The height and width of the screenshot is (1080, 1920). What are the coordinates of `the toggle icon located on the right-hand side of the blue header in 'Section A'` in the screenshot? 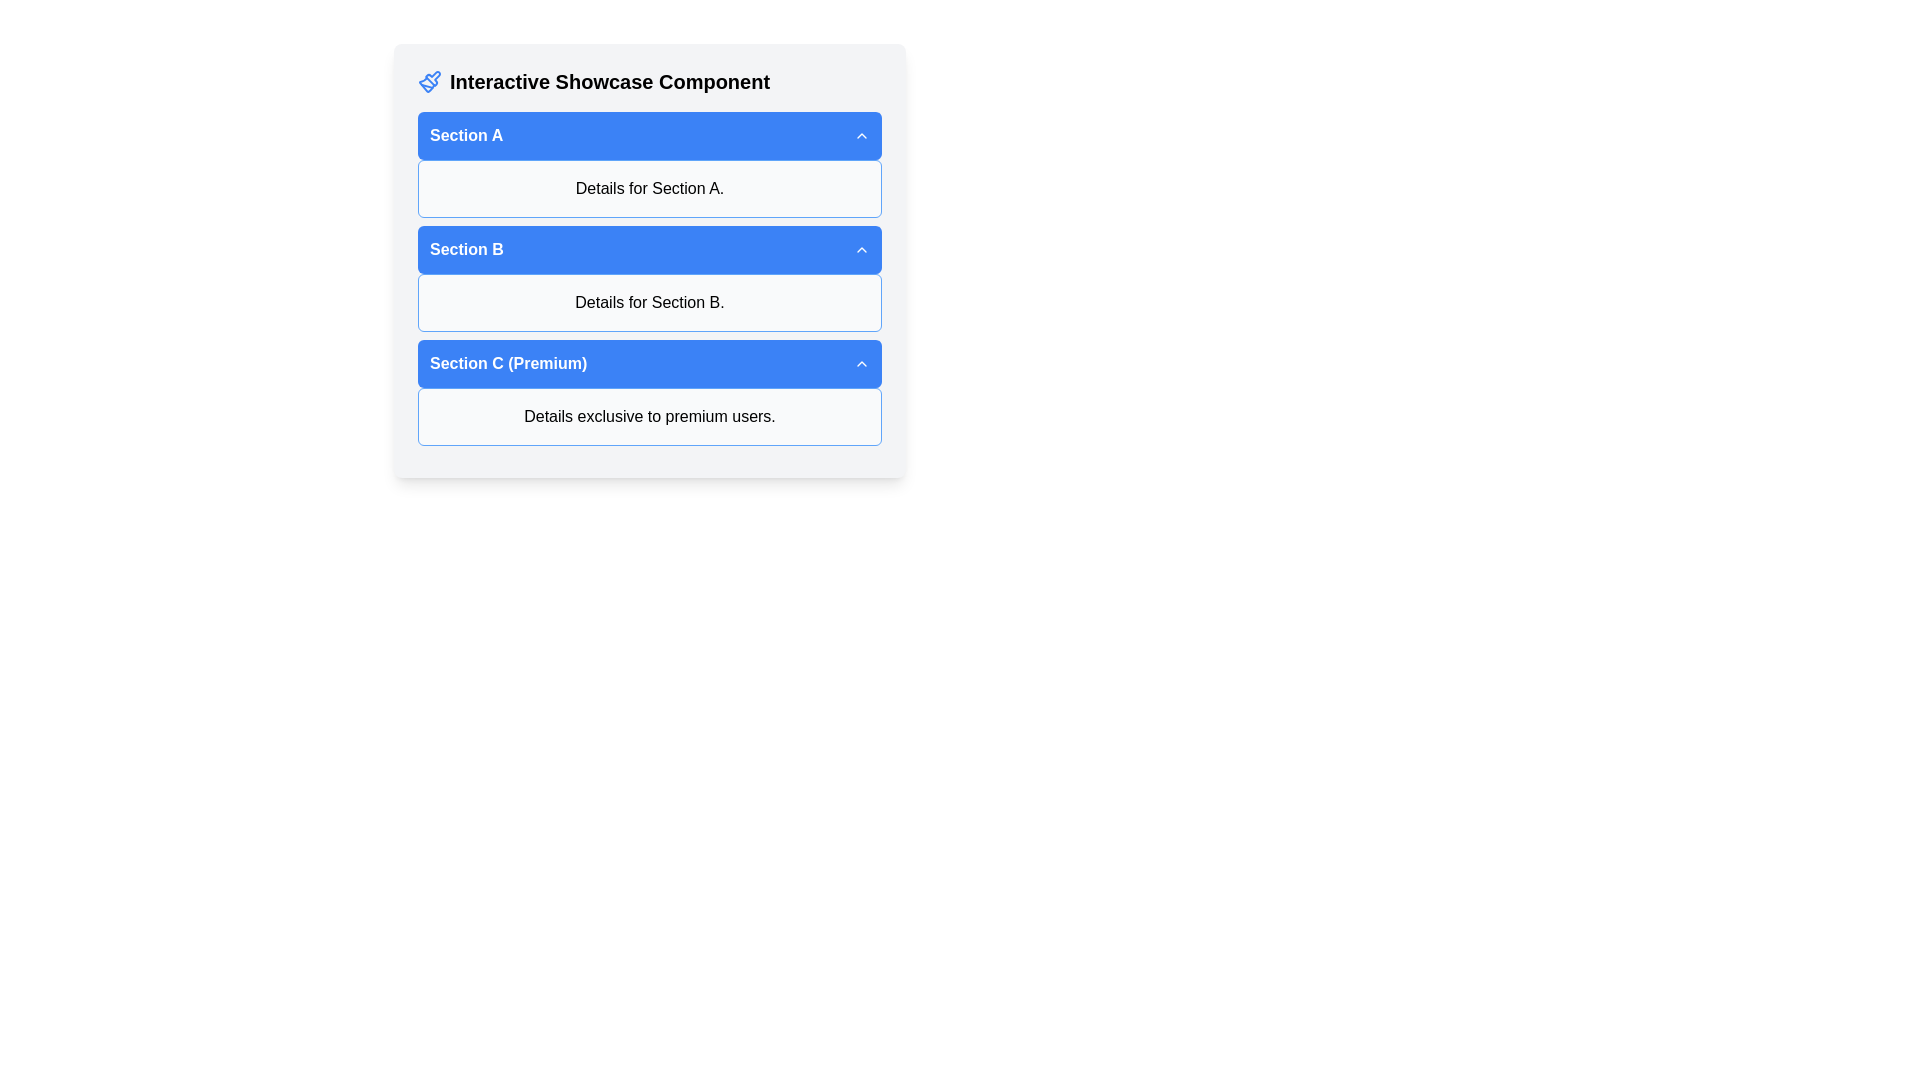 It's located at (862, 135).